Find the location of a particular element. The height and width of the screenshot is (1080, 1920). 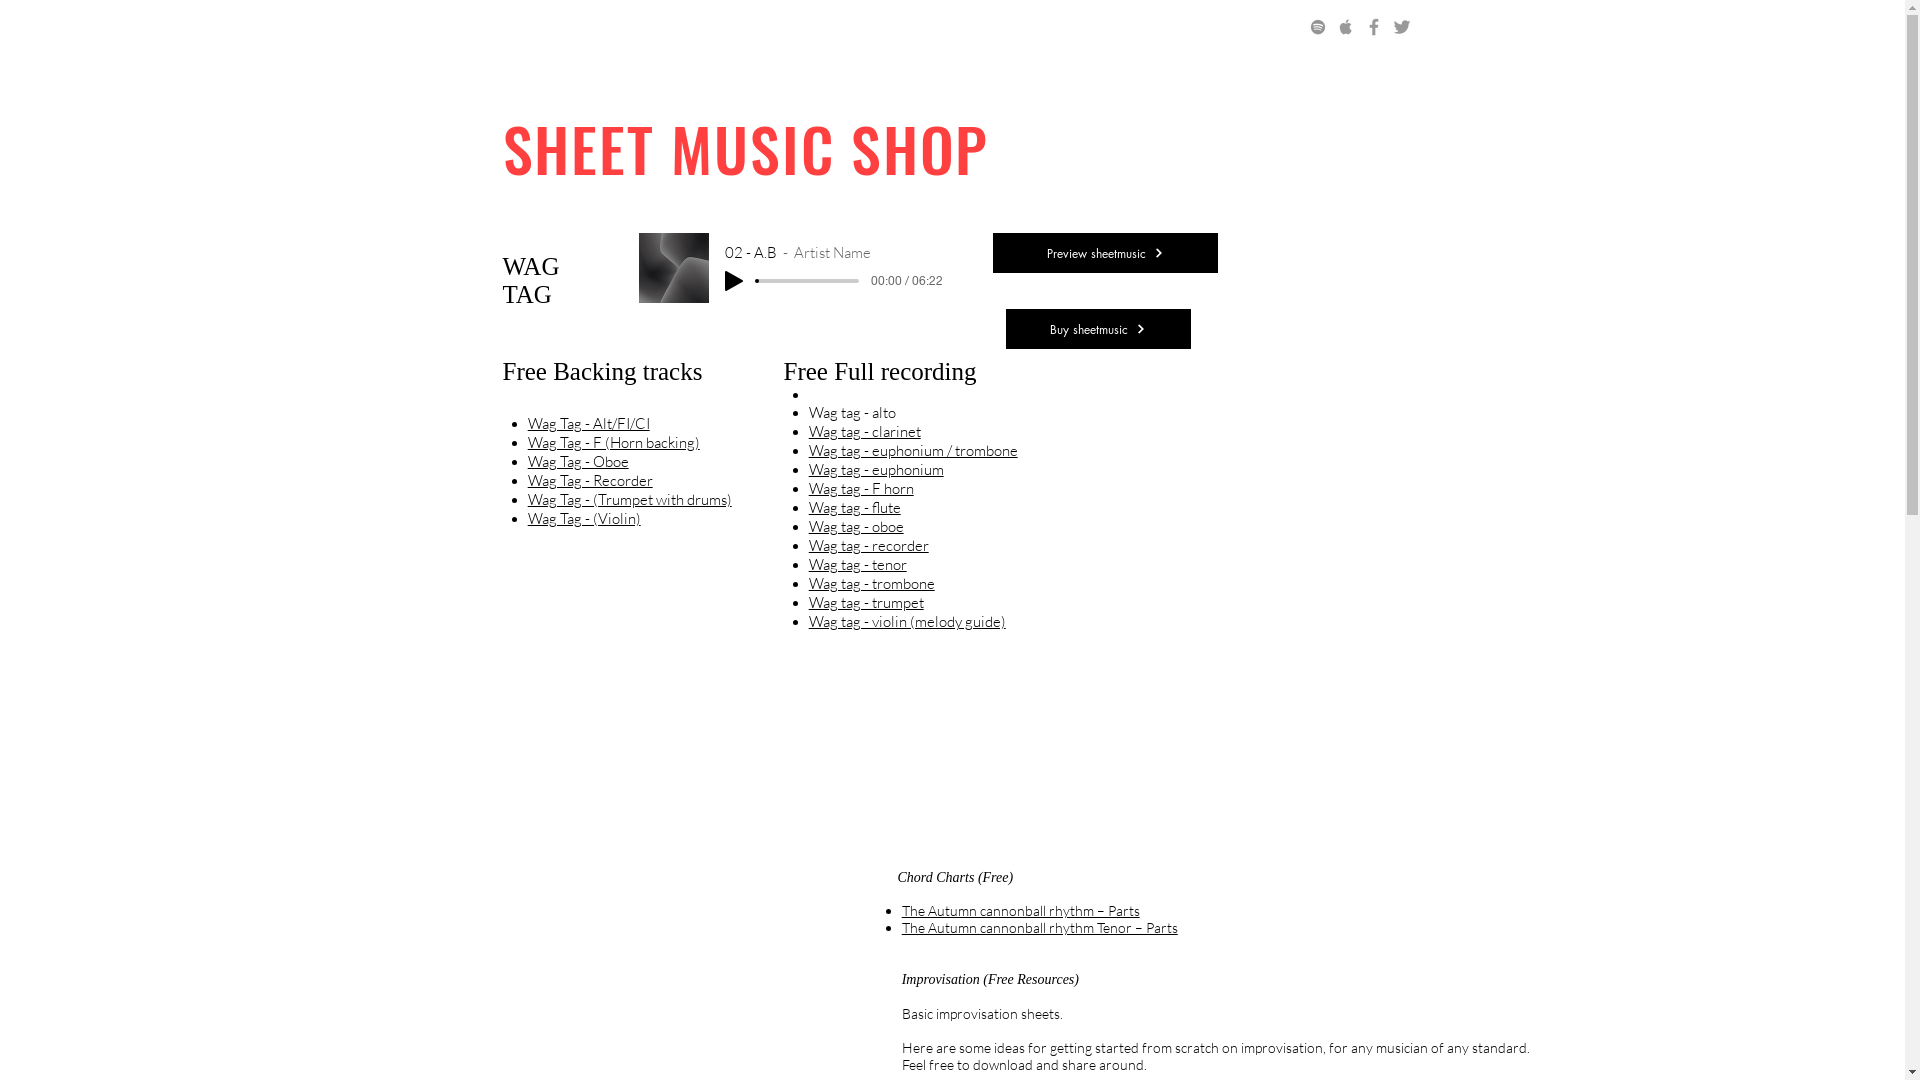

'Wag tag - trumpet' is located at coordinates (866, 601).